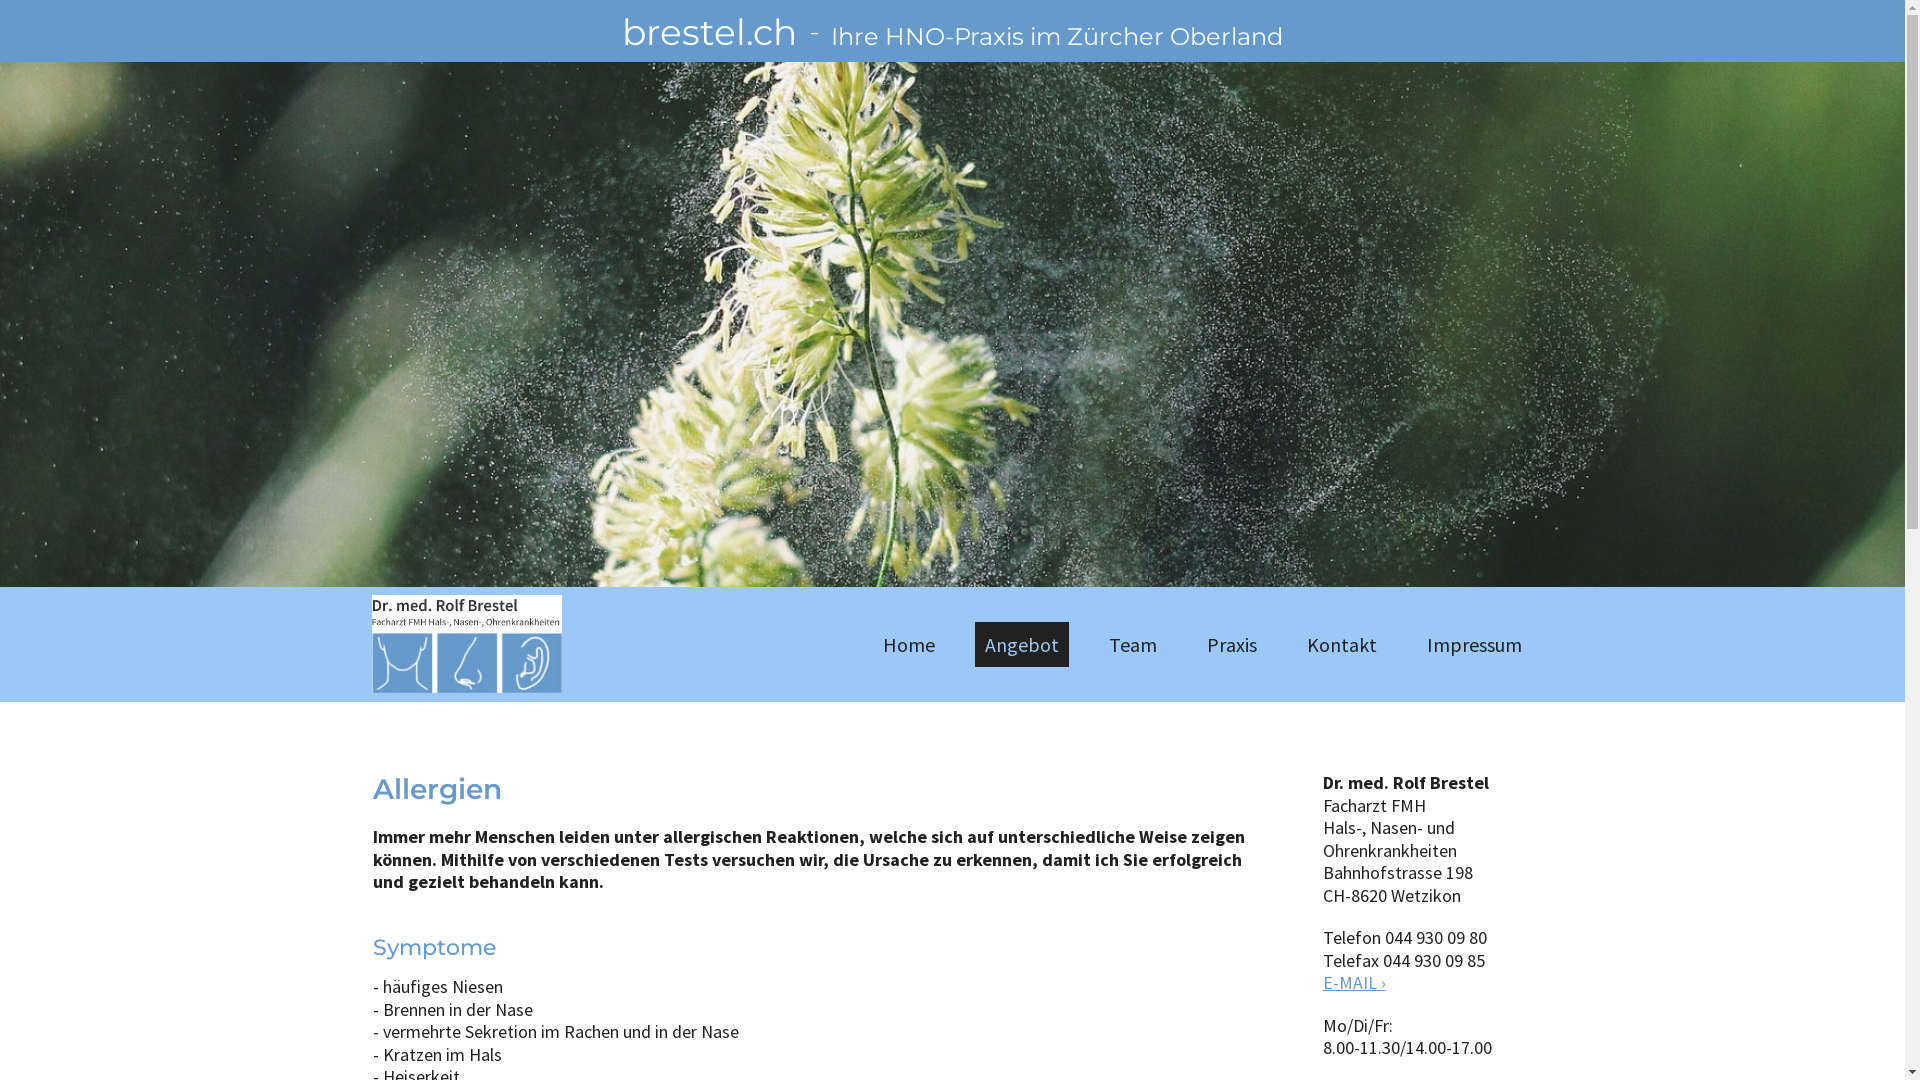 This screenshot has width=1920, height=1080. Describe the element at coordinates (1231, 644) in the screenshot. I see `'Praxis'` at that location.